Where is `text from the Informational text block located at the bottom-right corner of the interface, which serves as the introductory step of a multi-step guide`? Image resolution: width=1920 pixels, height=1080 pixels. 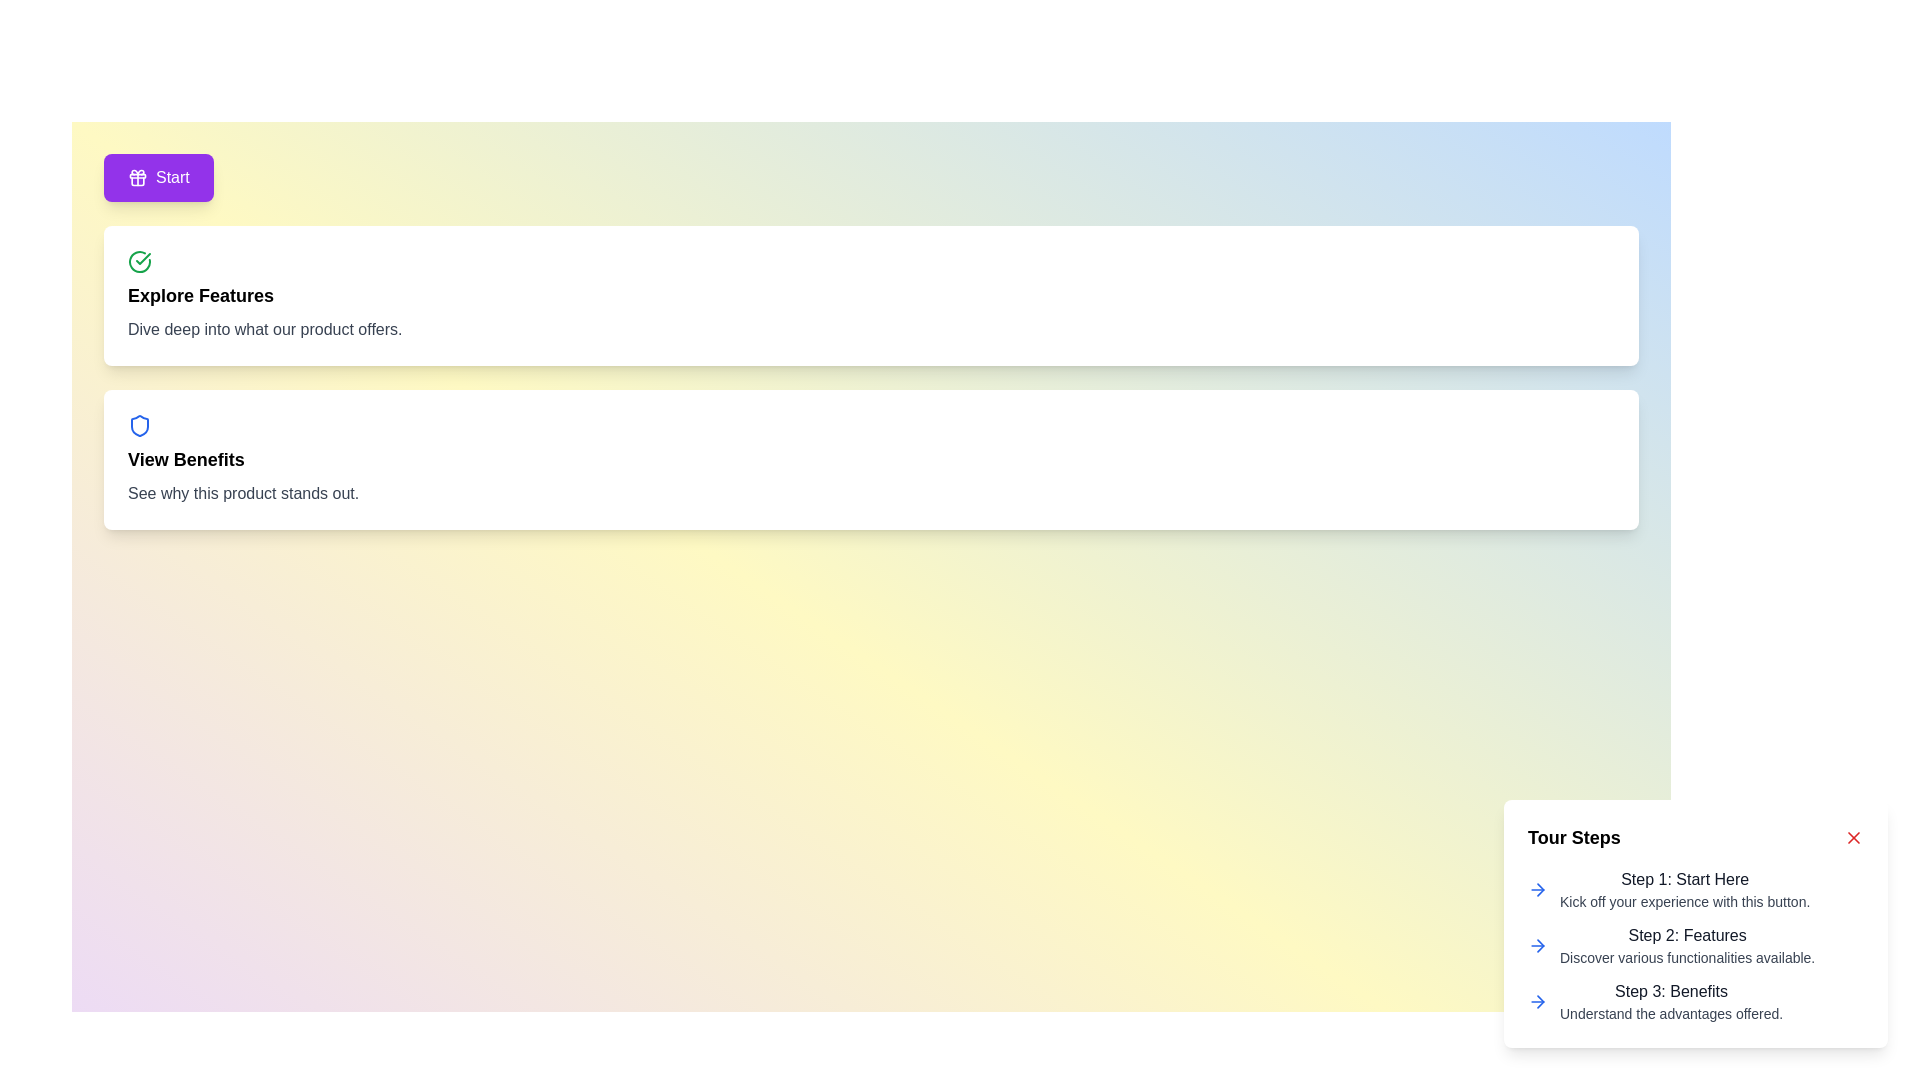 text from the Informational text block located at the bottom-right corner of the interface, which serves as the introductory step of a multi-step guide is located at coordinates (1684, 889).